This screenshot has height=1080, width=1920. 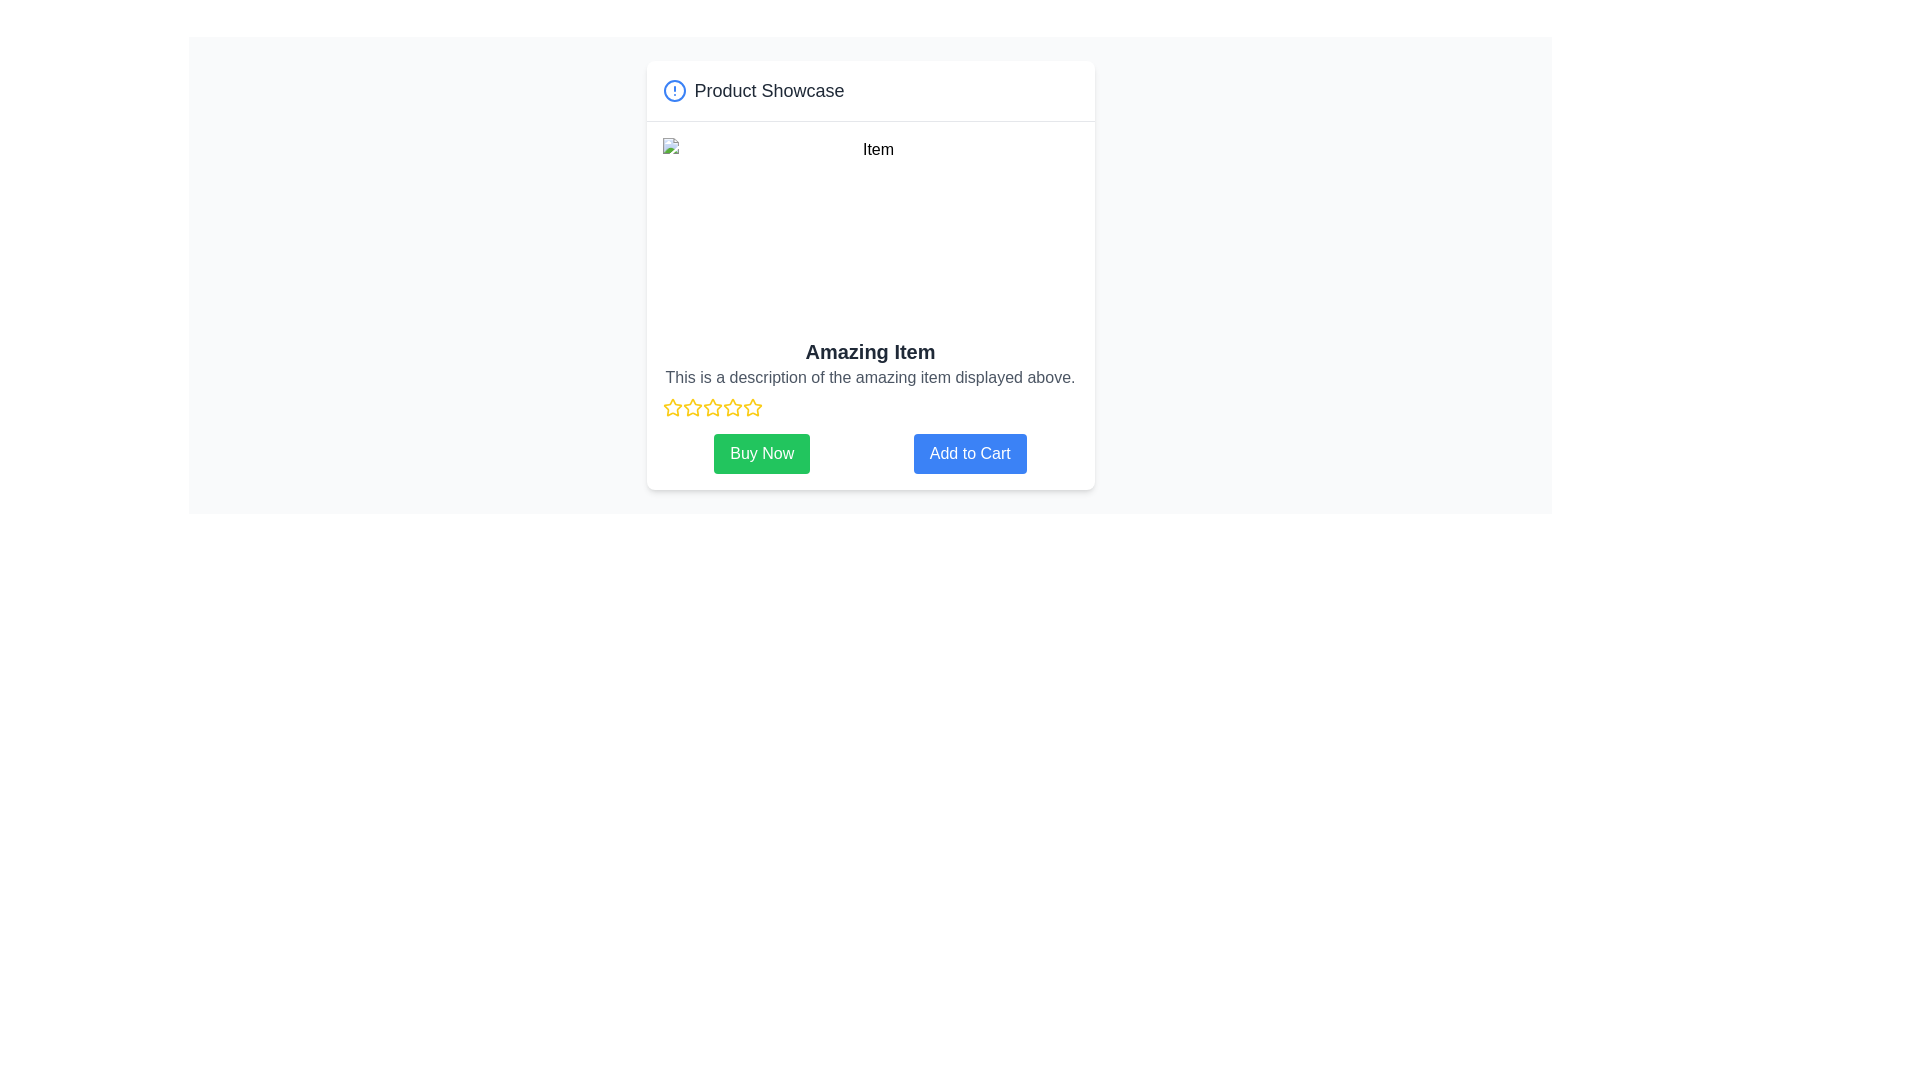 What do you see at coordinates (731, 406) in the screenshot?
I see `the fourth star in the rating system located beneath the heading 'Amazing Item'` at bounding box center [731, 406].